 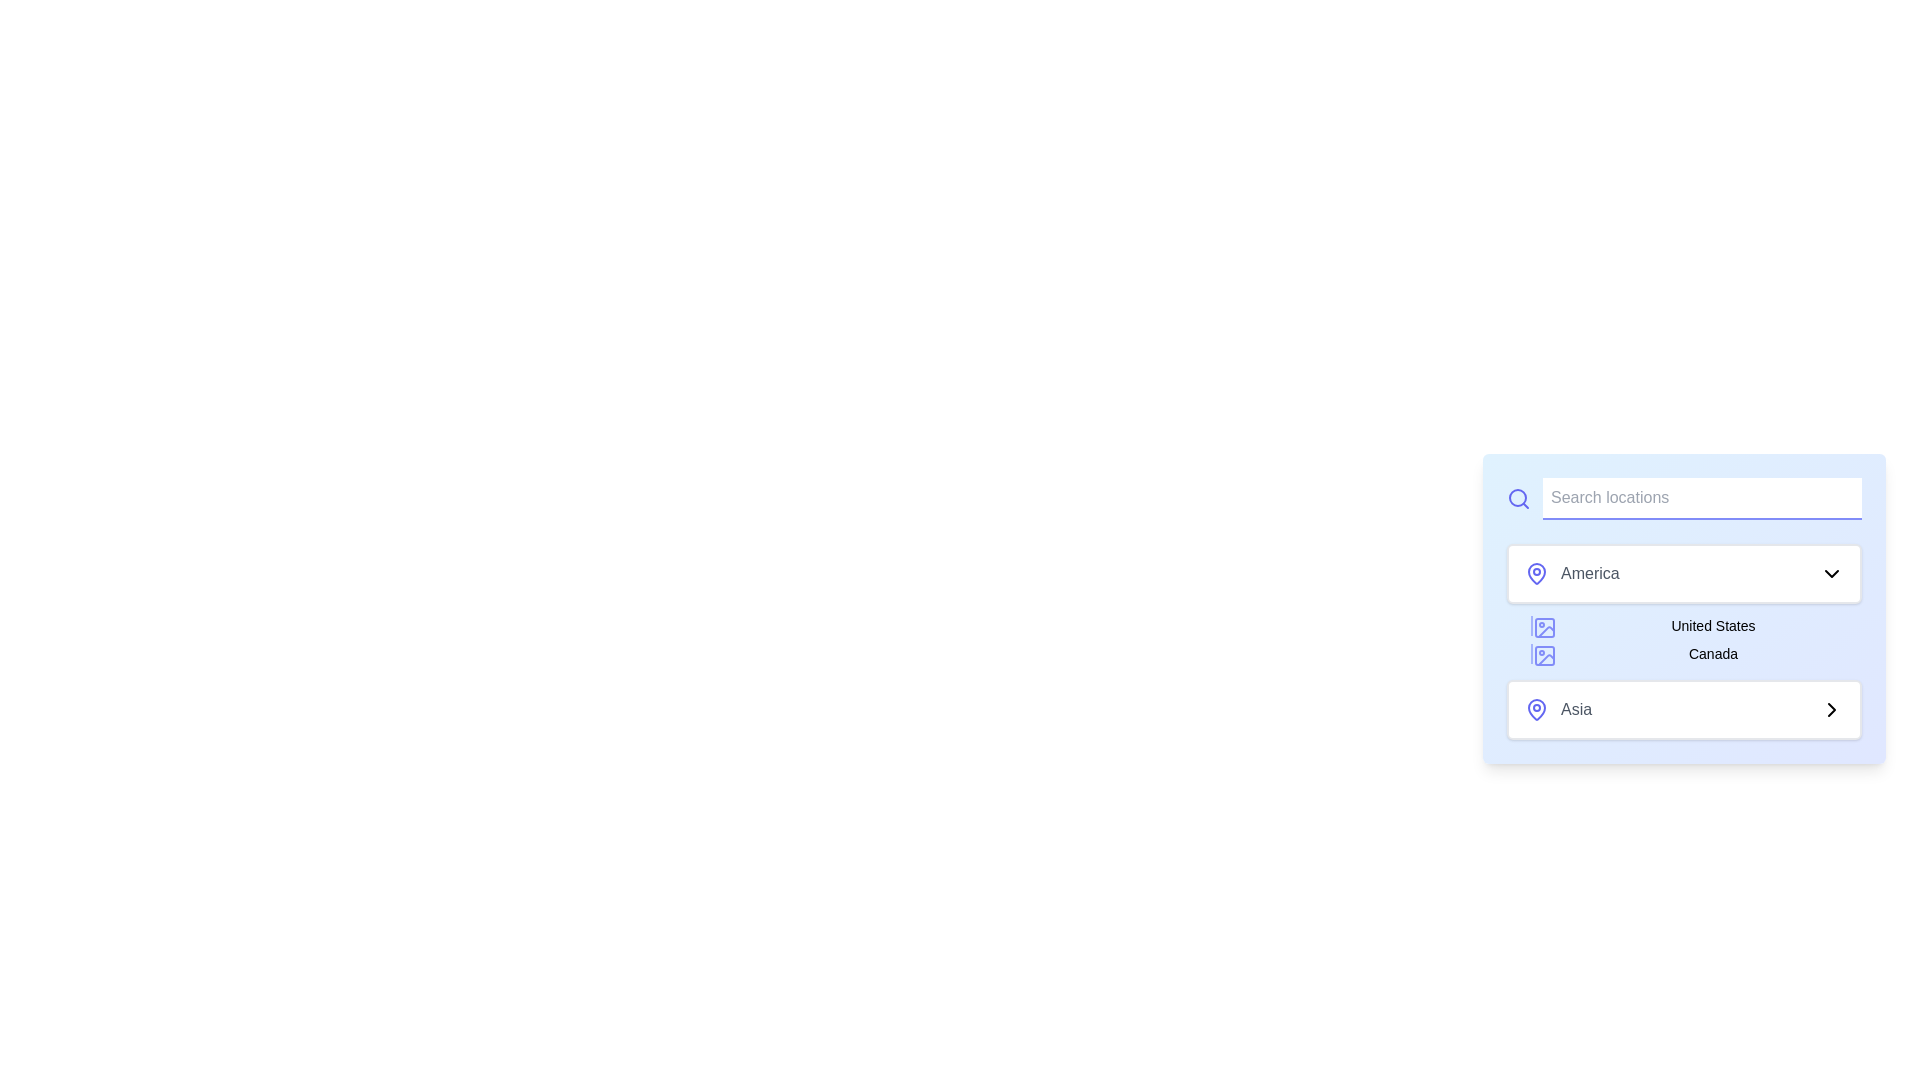 What do you see at coordinates (1518, 497) in the screenshot?
I see `the SVG-based search icon located at the far-left side of the layout` at bounding box center [1518, 497].